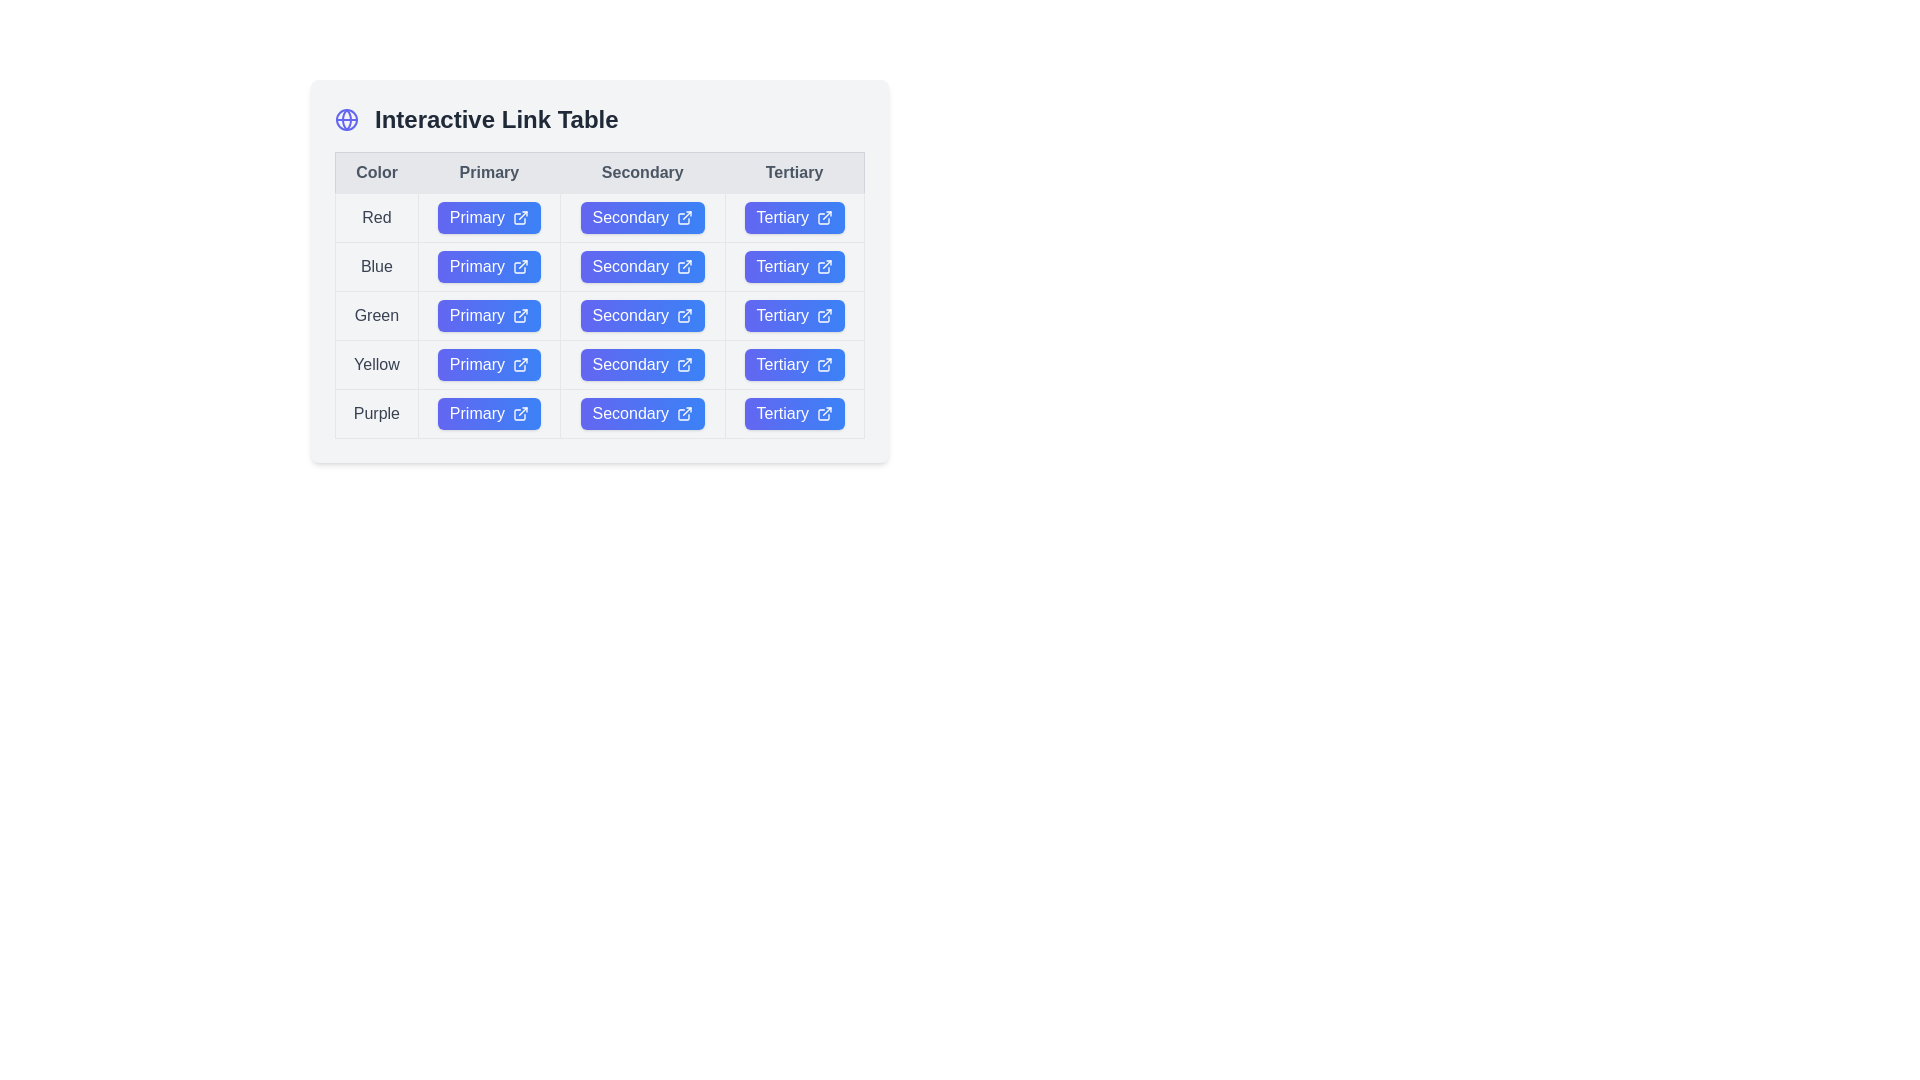 The height and width of the screenshot is (1080, 1920). Describe the element at coordinates (642, 315) in the screenshot. I see `the 'Secondary' button in the 'Interactive Link Table' located in the third row and second column` at that location.